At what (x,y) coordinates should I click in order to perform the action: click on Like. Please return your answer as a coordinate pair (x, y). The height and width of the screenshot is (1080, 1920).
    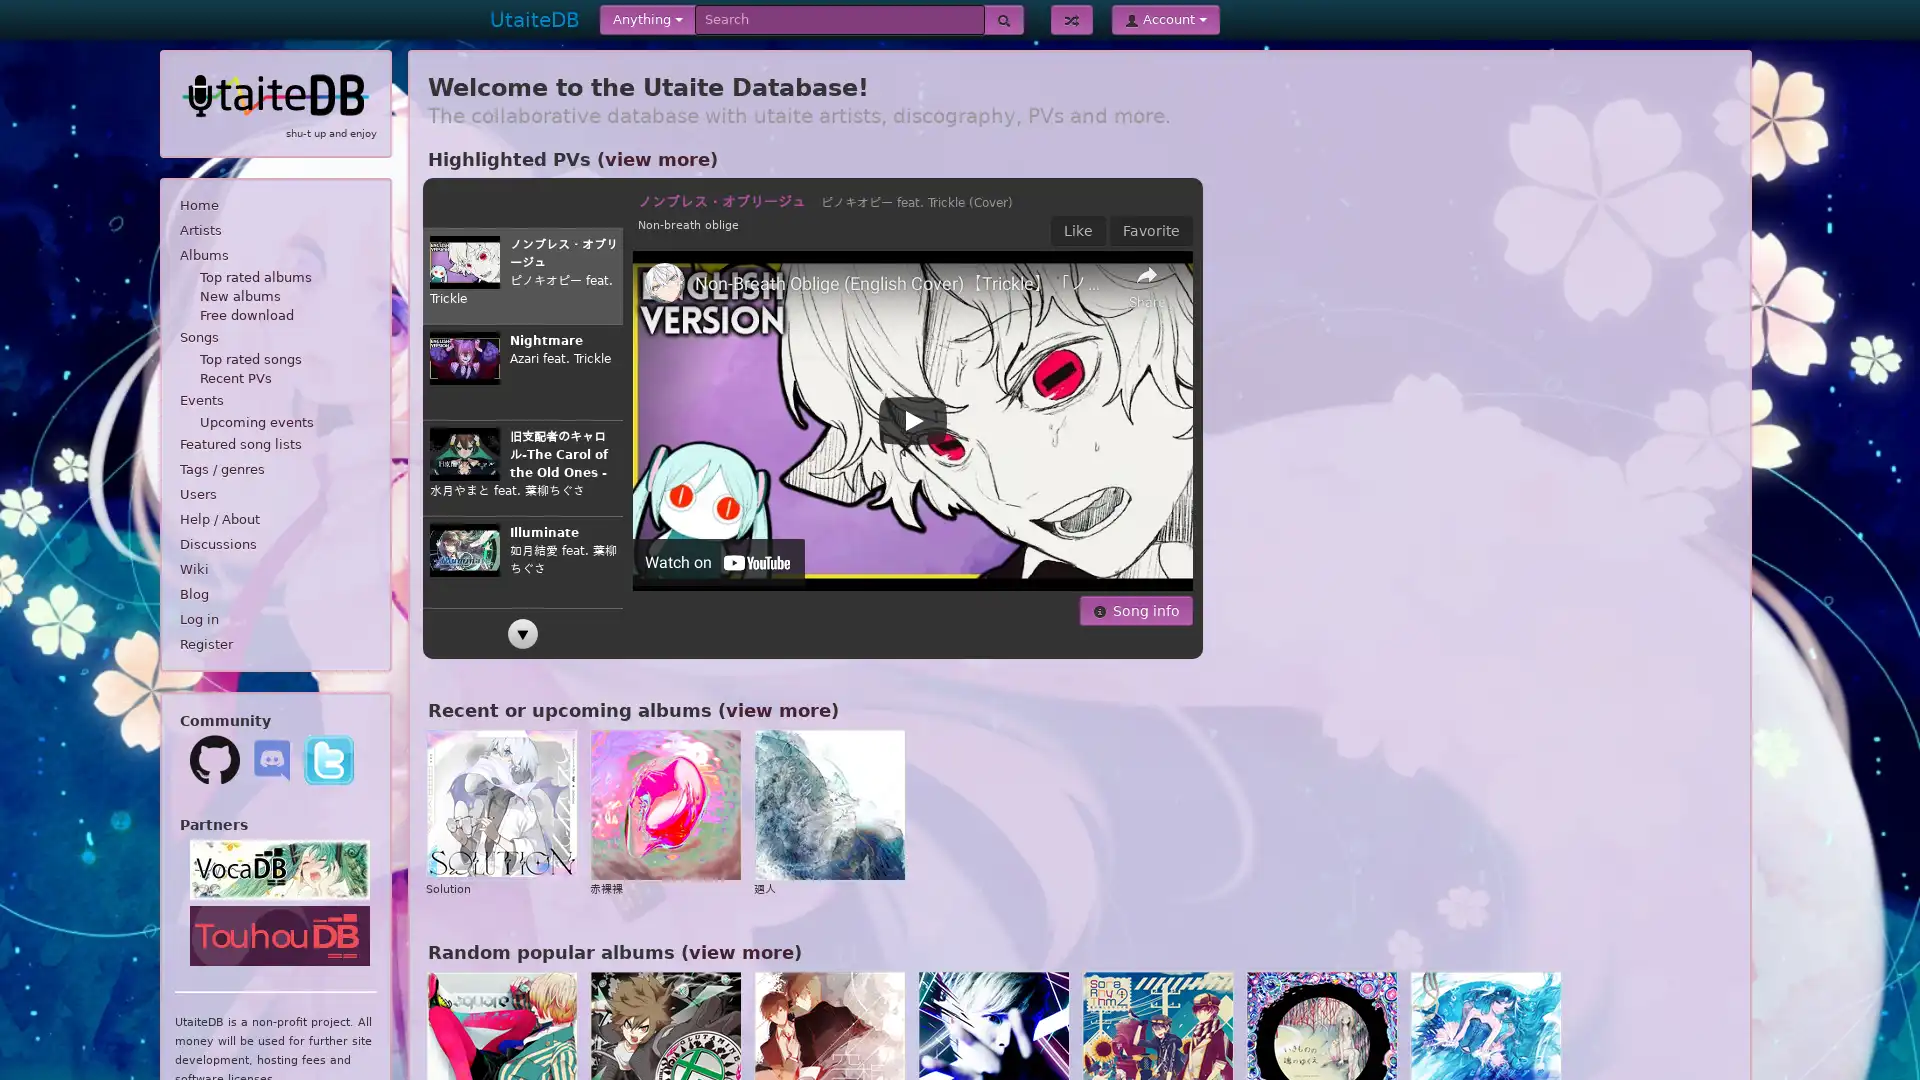
    Looking at the image, I should click on (1077, 230).